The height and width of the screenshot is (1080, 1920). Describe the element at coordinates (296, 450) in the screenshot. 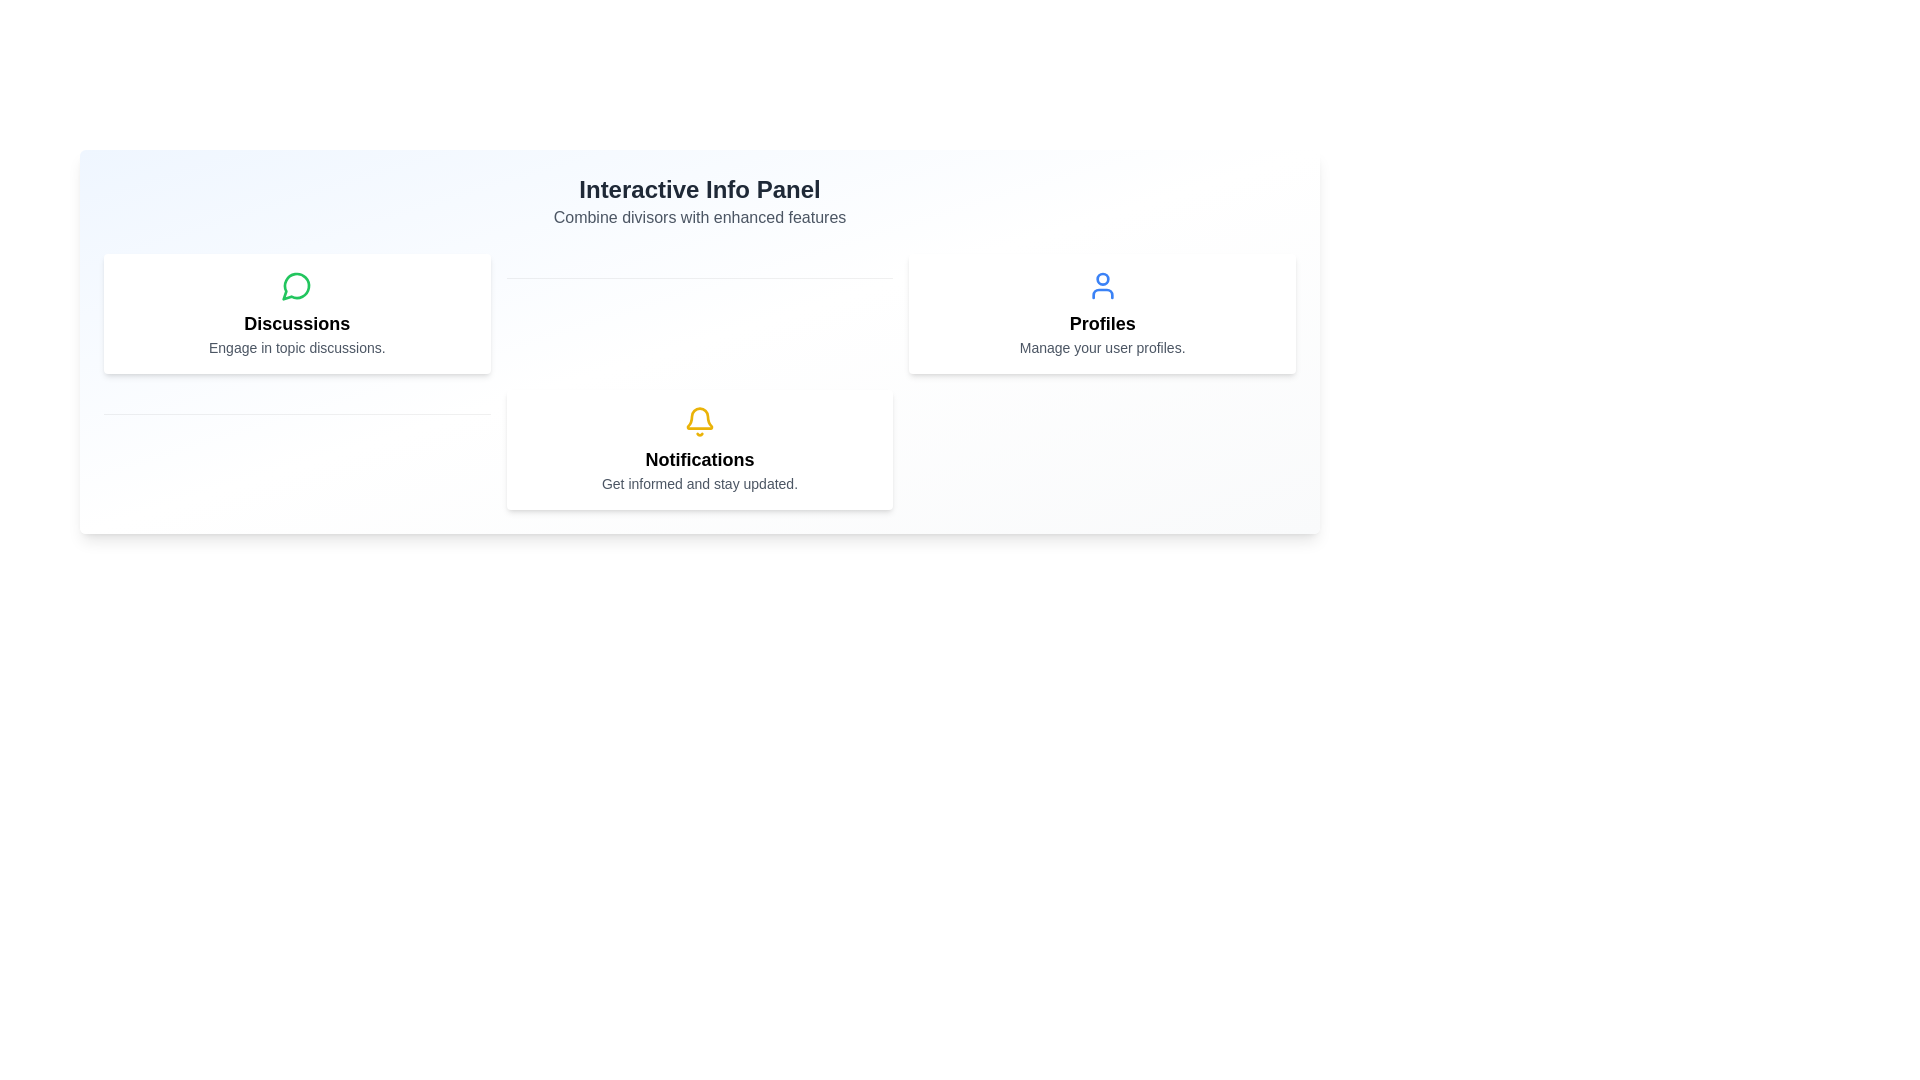

I see `the horizontal divider line located between the 'Discussions' and 'Notifications' sections, which is styled as a thin, straight line` at that location.